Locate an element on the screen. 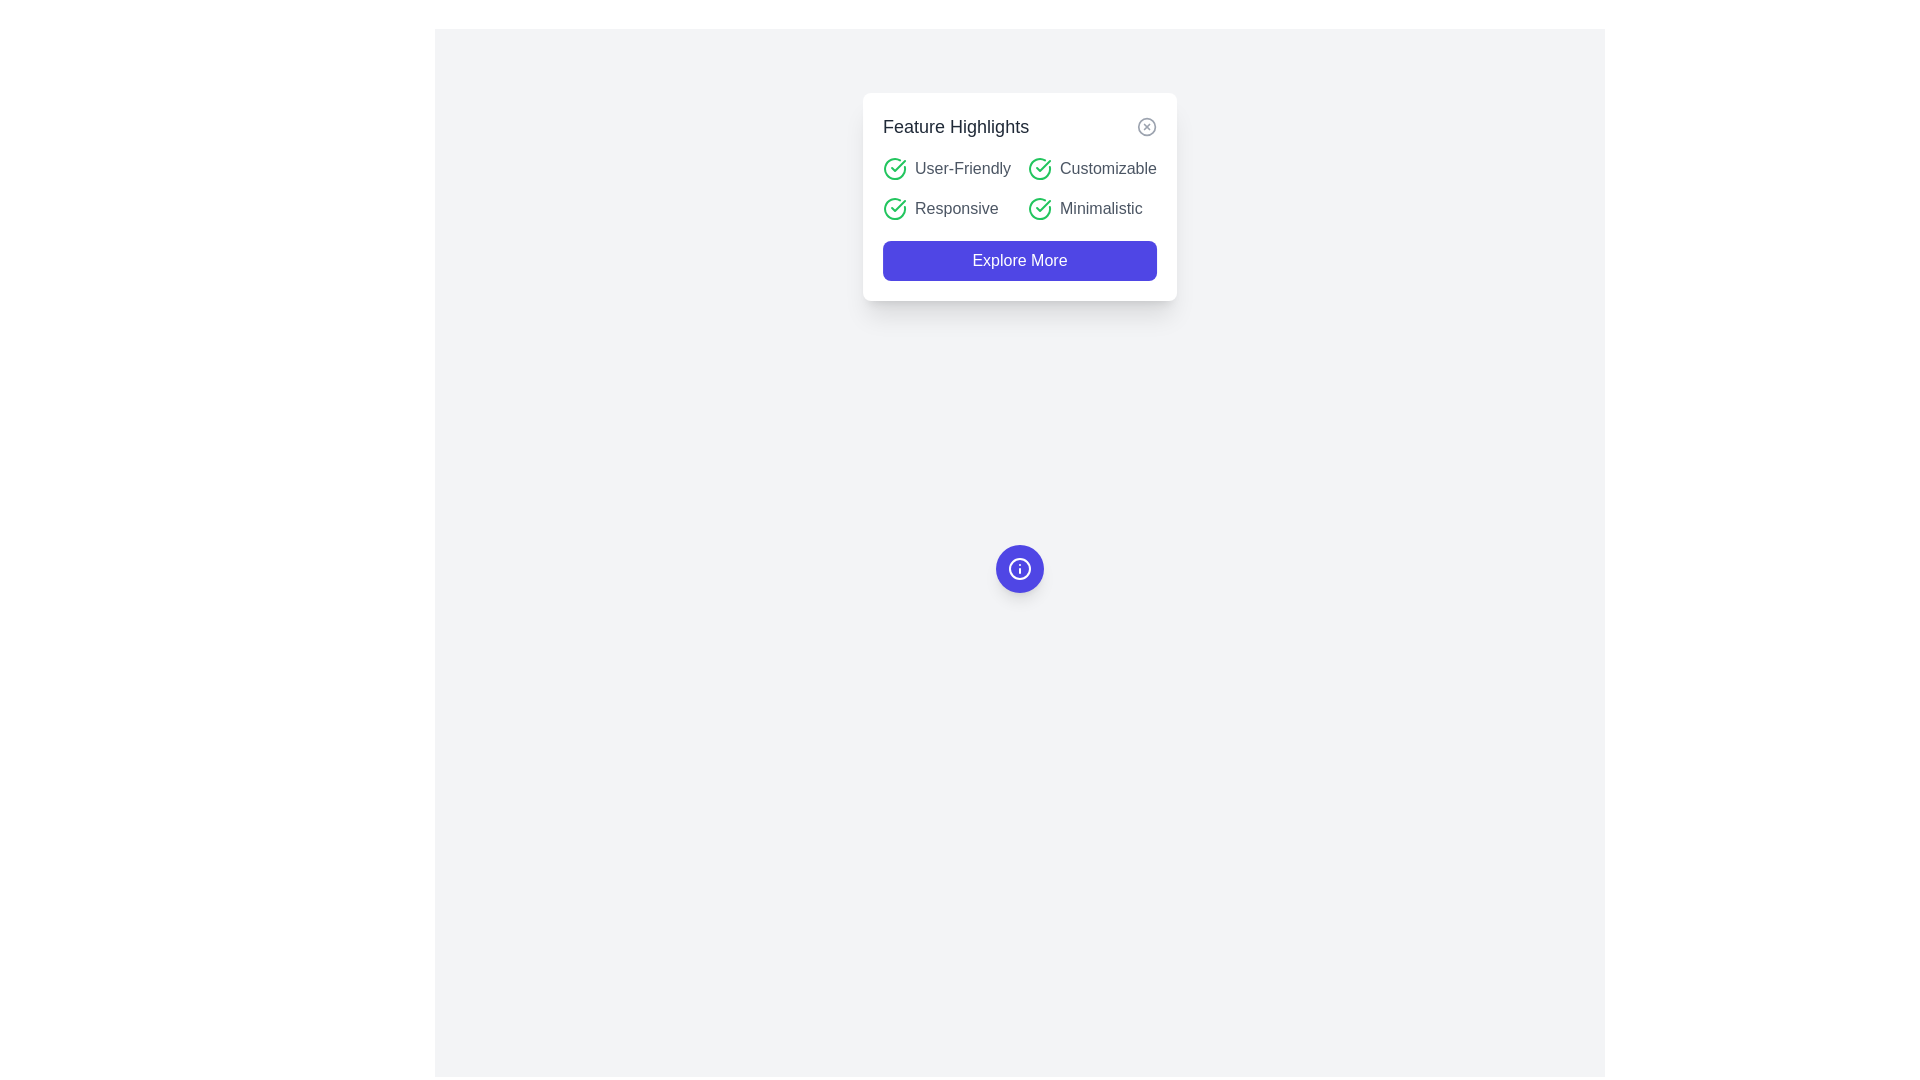 This screenshot has height=1080, width=1920. the Interactive icon button, a small gray circle with a cross inside, located in the upper right corner of the 'Feature Highlights' card is located at coordinates (1147, 127).